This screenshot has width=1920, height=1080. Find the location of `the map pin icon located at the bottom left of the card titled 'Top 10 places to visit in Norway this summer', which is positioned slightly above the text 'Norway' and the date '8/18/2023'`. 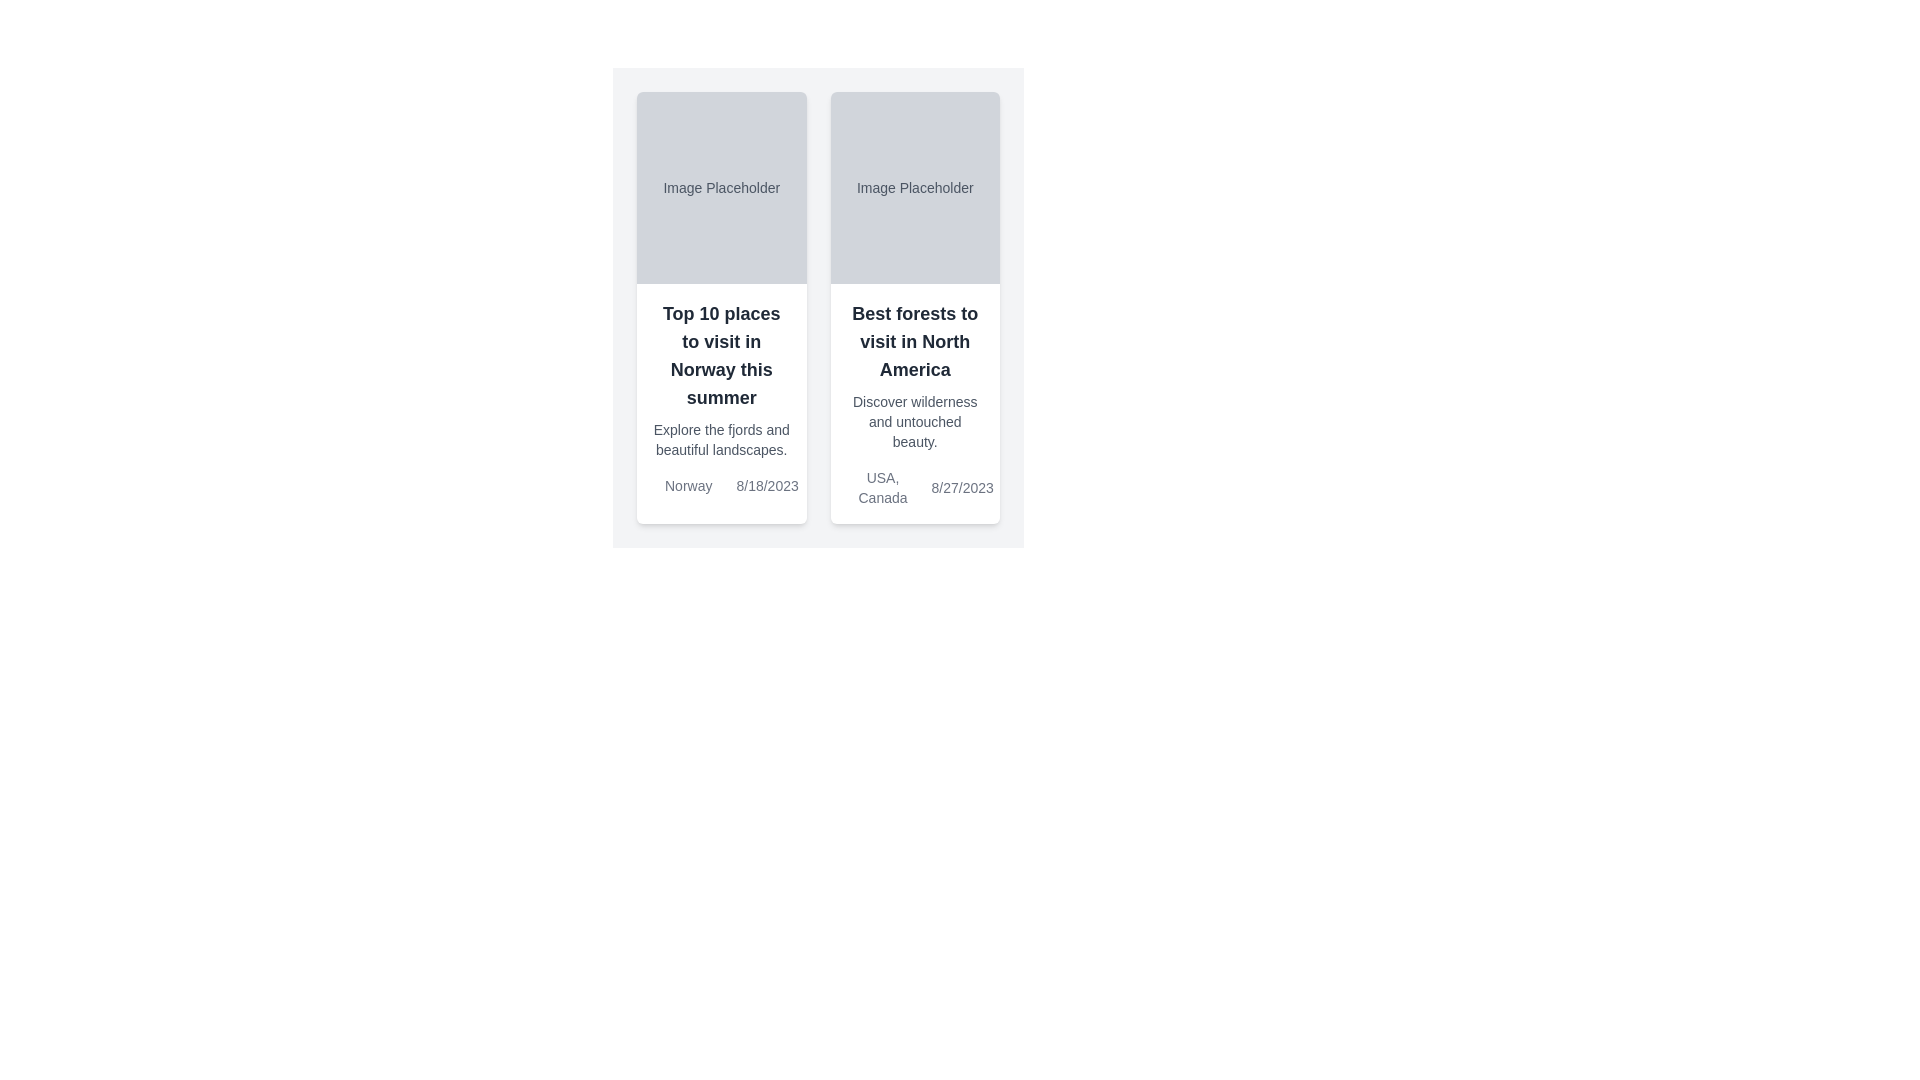

the map pin icon located at the bottom left of the card titled 'Top 10 places to visit in Norway this summer', which is positioned slightly above the text 'Norway' and the date '8/18/2023' is located at coordinates (665, 489).